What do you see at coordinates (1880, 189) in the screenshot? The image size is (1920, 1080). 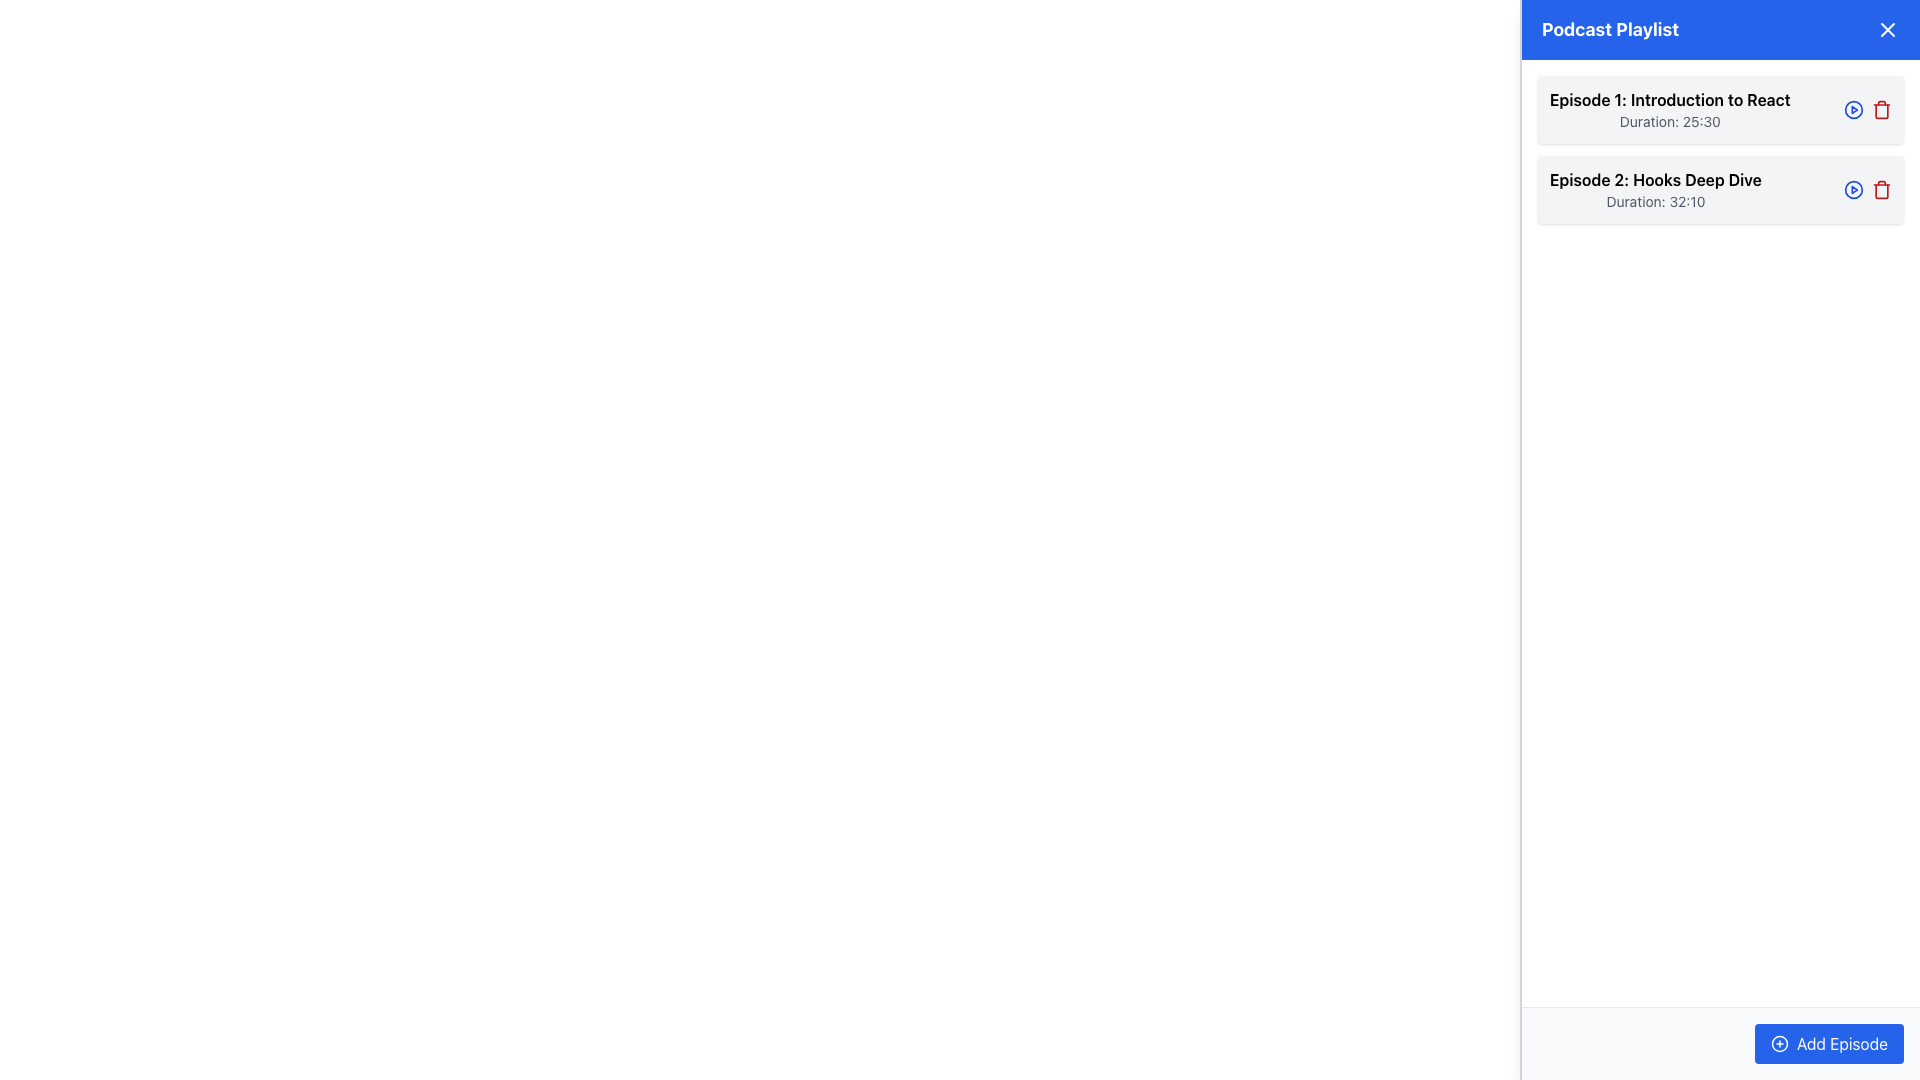 I see `the icon button located within the 'Podcast Playlist' panel, adjacent to 'Episode 2: Hooks Deep Dive'` at bounding box center [1880, 189].